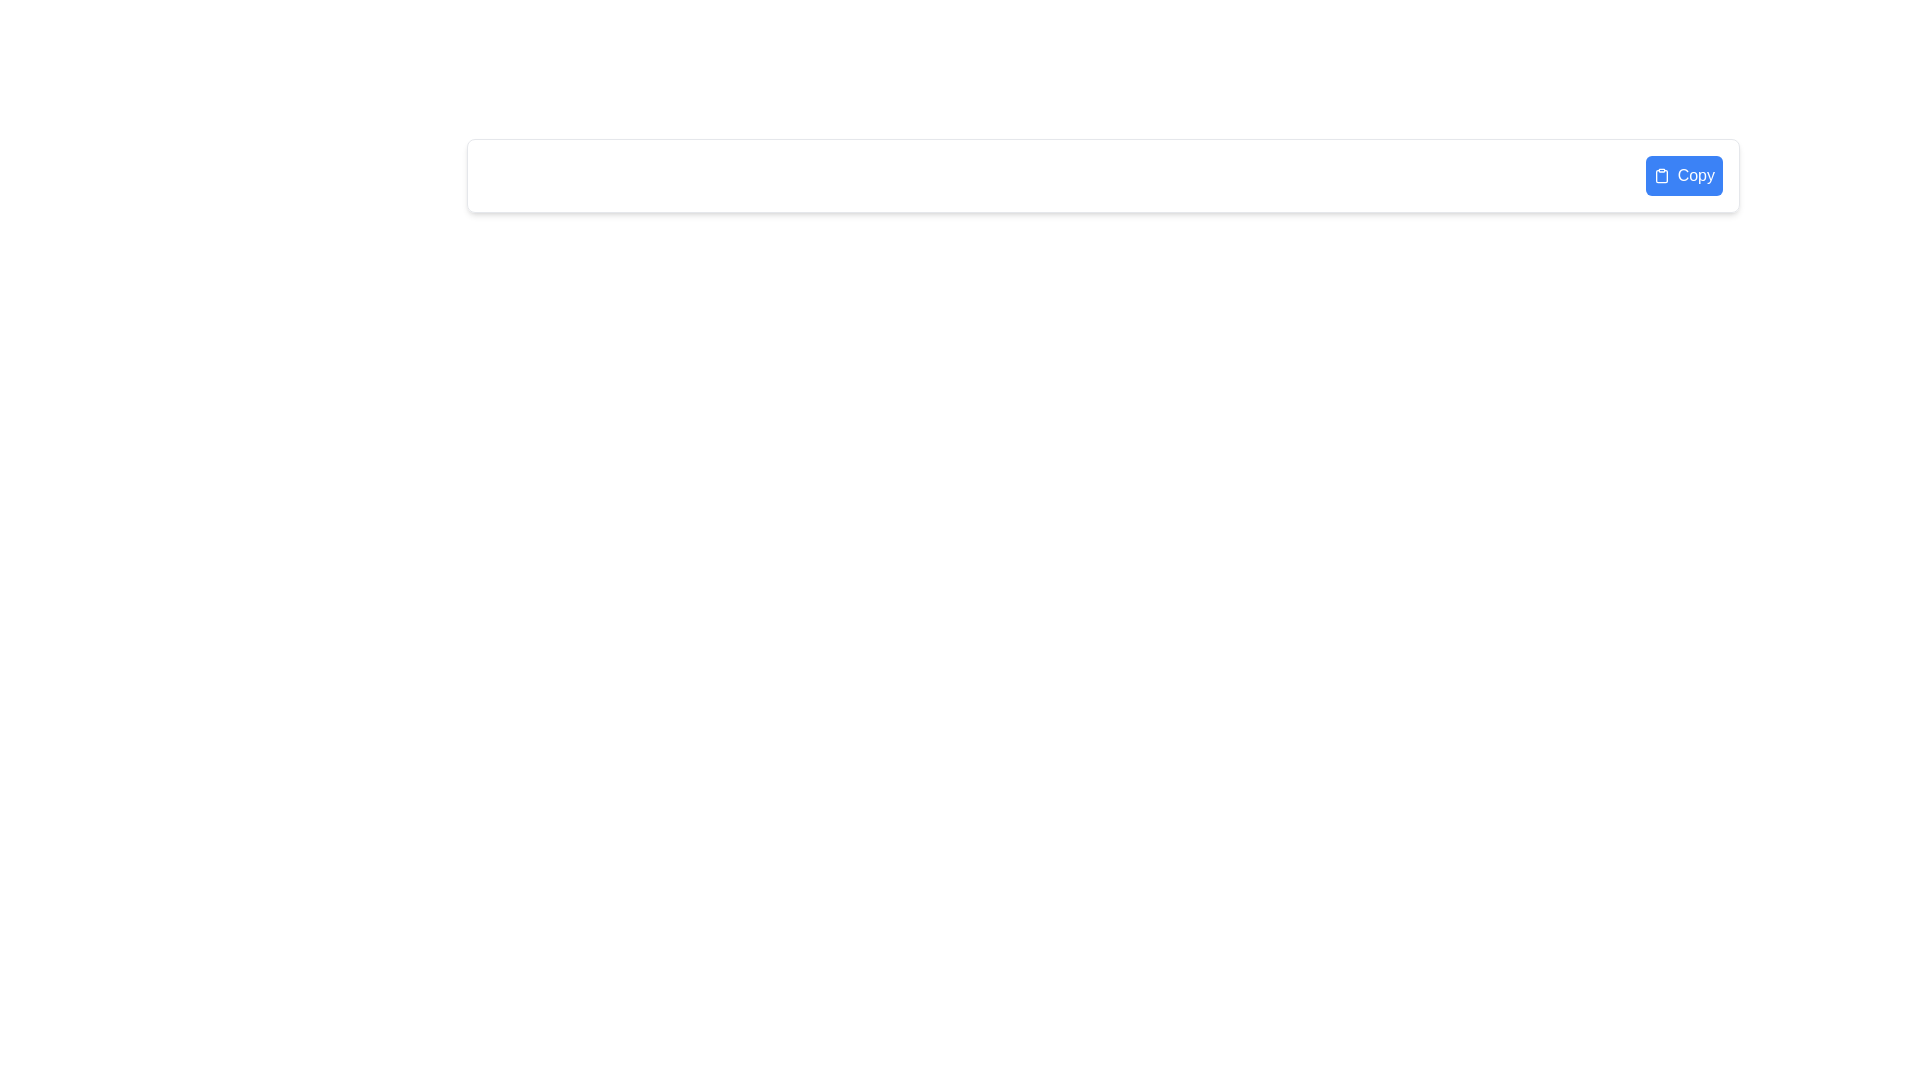 This screenshot has height=1080, width=1920. Describe the element at coordinates (1683, 175) in the screenshot. I see `the blue button labeled 'Copy' with a clipboard icon to copy content` at that location.